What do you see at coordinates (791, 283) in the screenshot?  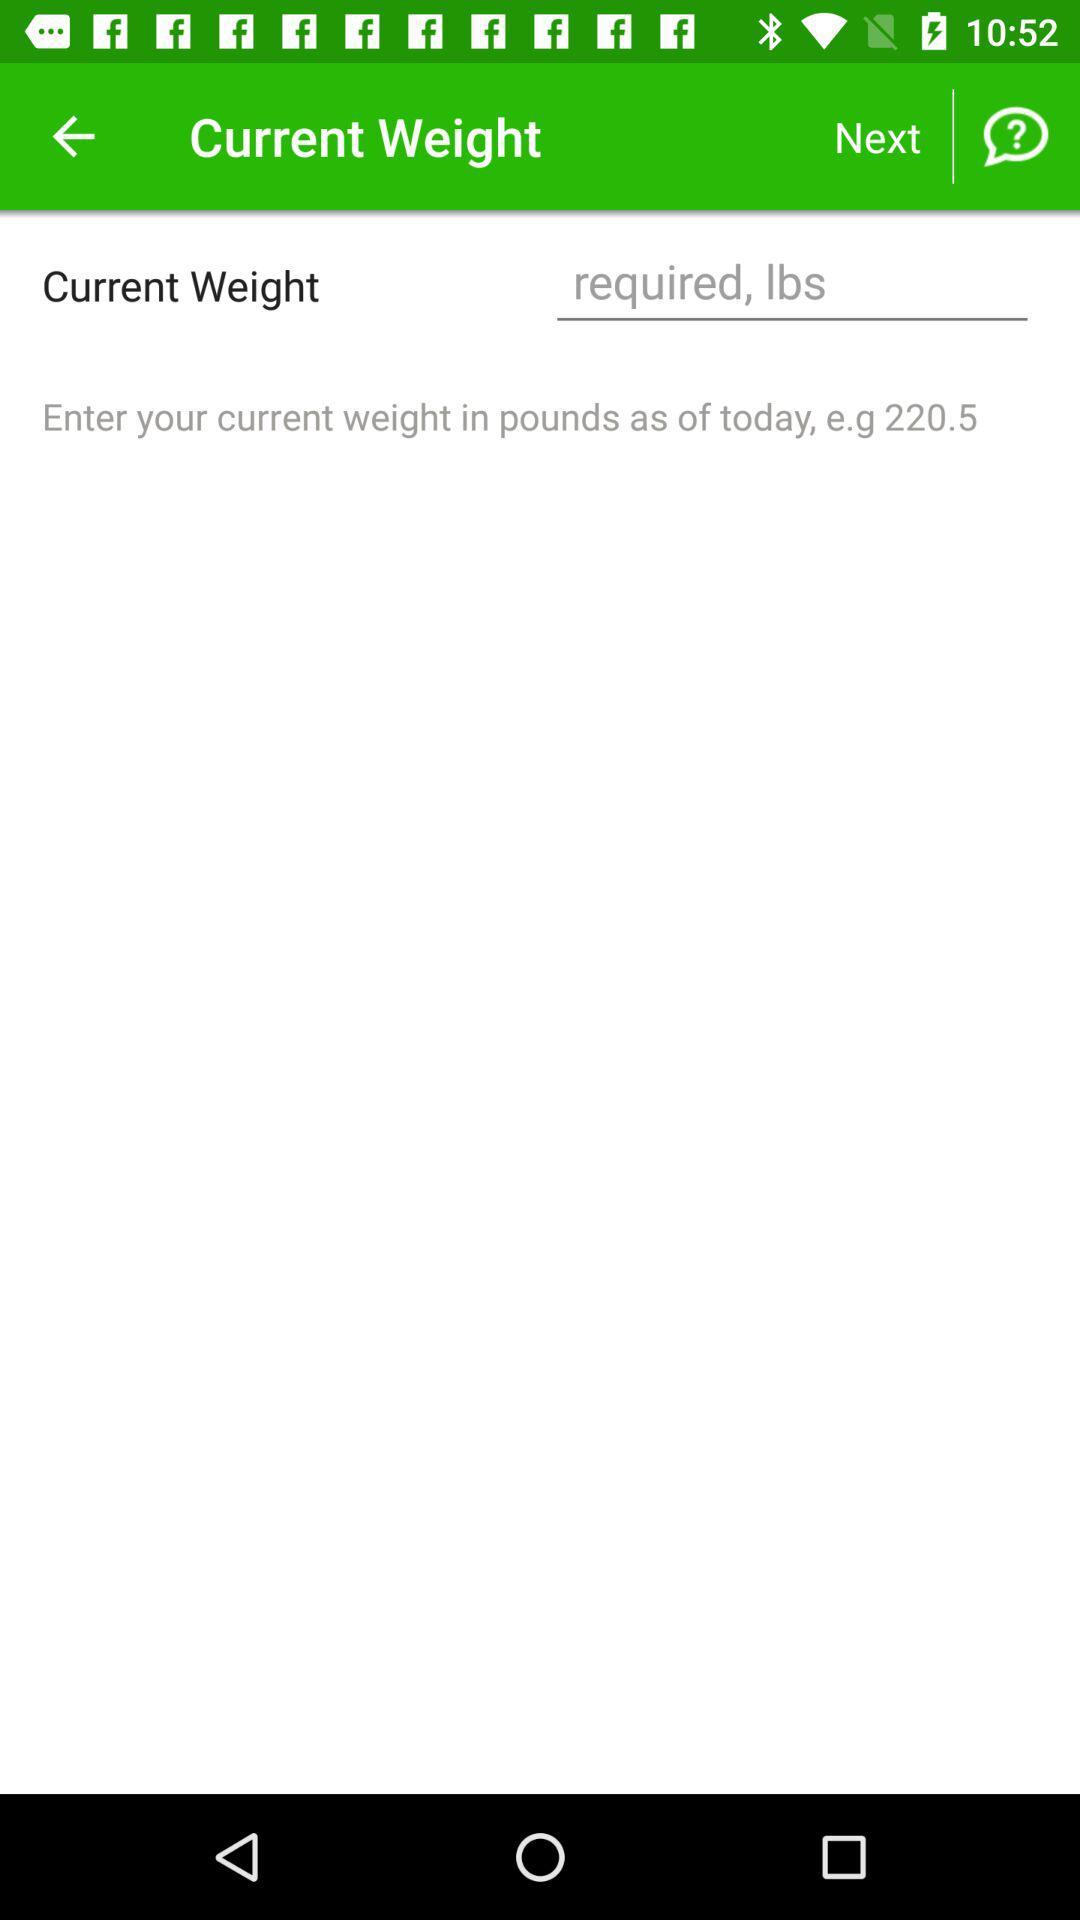 I see `weight as numbers` at bounding box center [791, 283].